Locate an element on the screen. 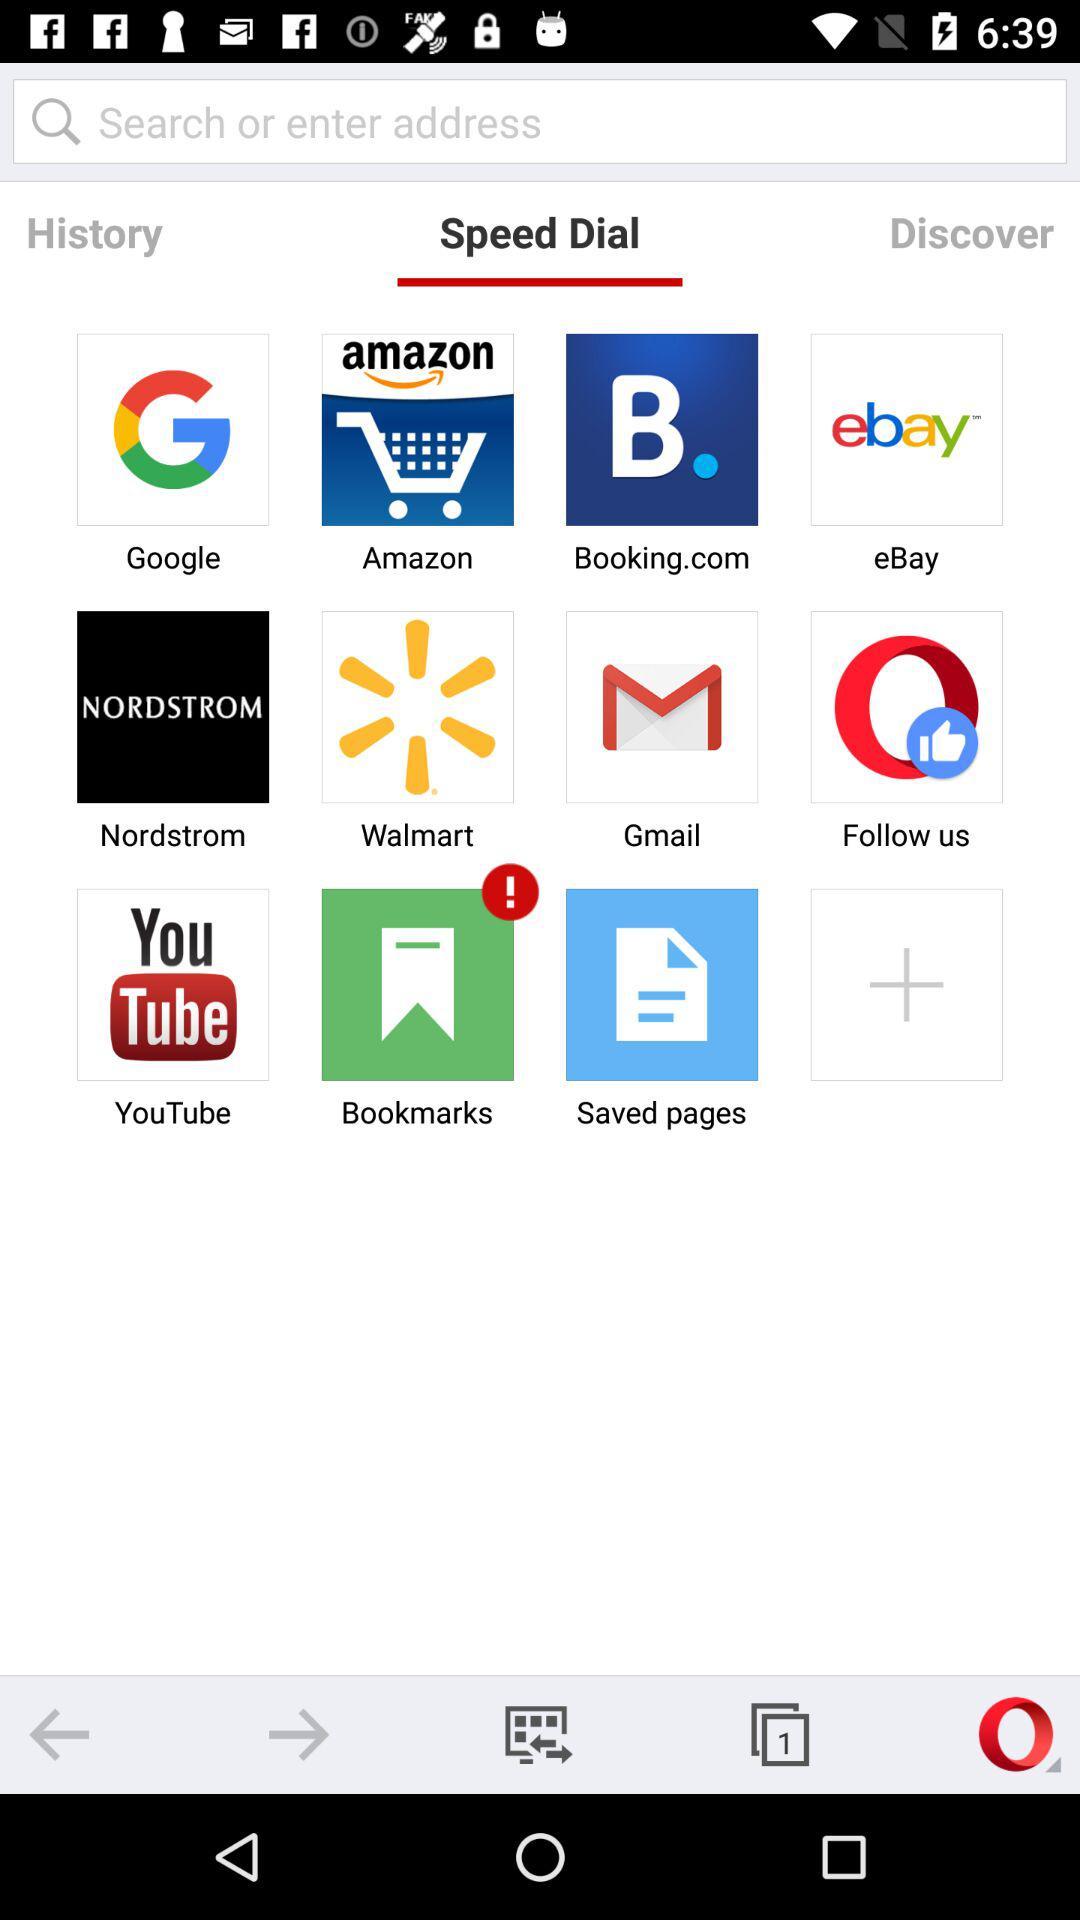 The image size is (1080, 1920). the history icon is located at coordinates (94, 231).